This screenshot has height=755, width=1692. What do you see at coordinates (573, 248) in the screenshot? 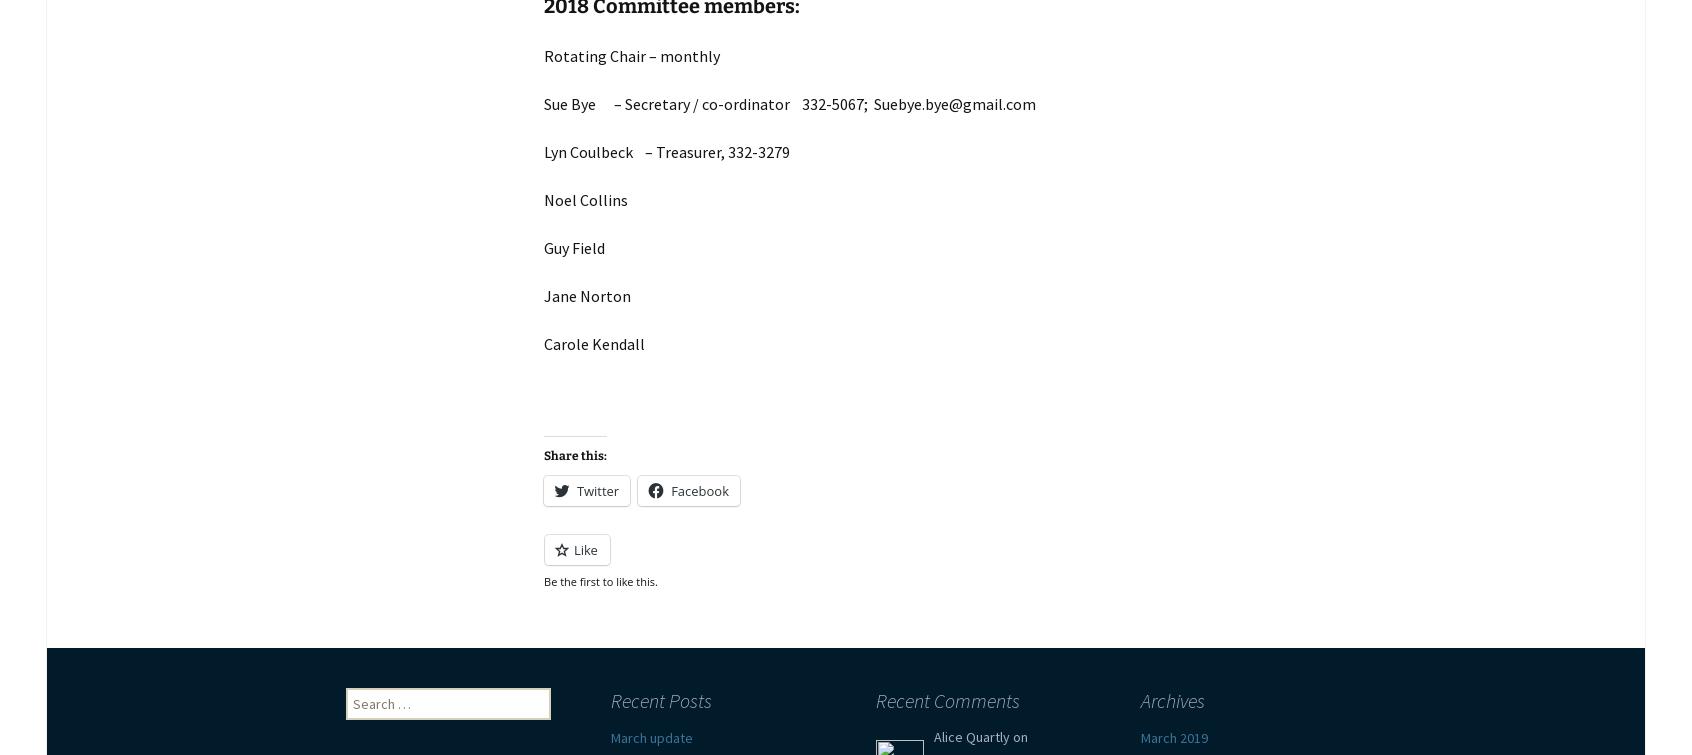
I see `'Guy Field'` at bounding box center [573, 248].